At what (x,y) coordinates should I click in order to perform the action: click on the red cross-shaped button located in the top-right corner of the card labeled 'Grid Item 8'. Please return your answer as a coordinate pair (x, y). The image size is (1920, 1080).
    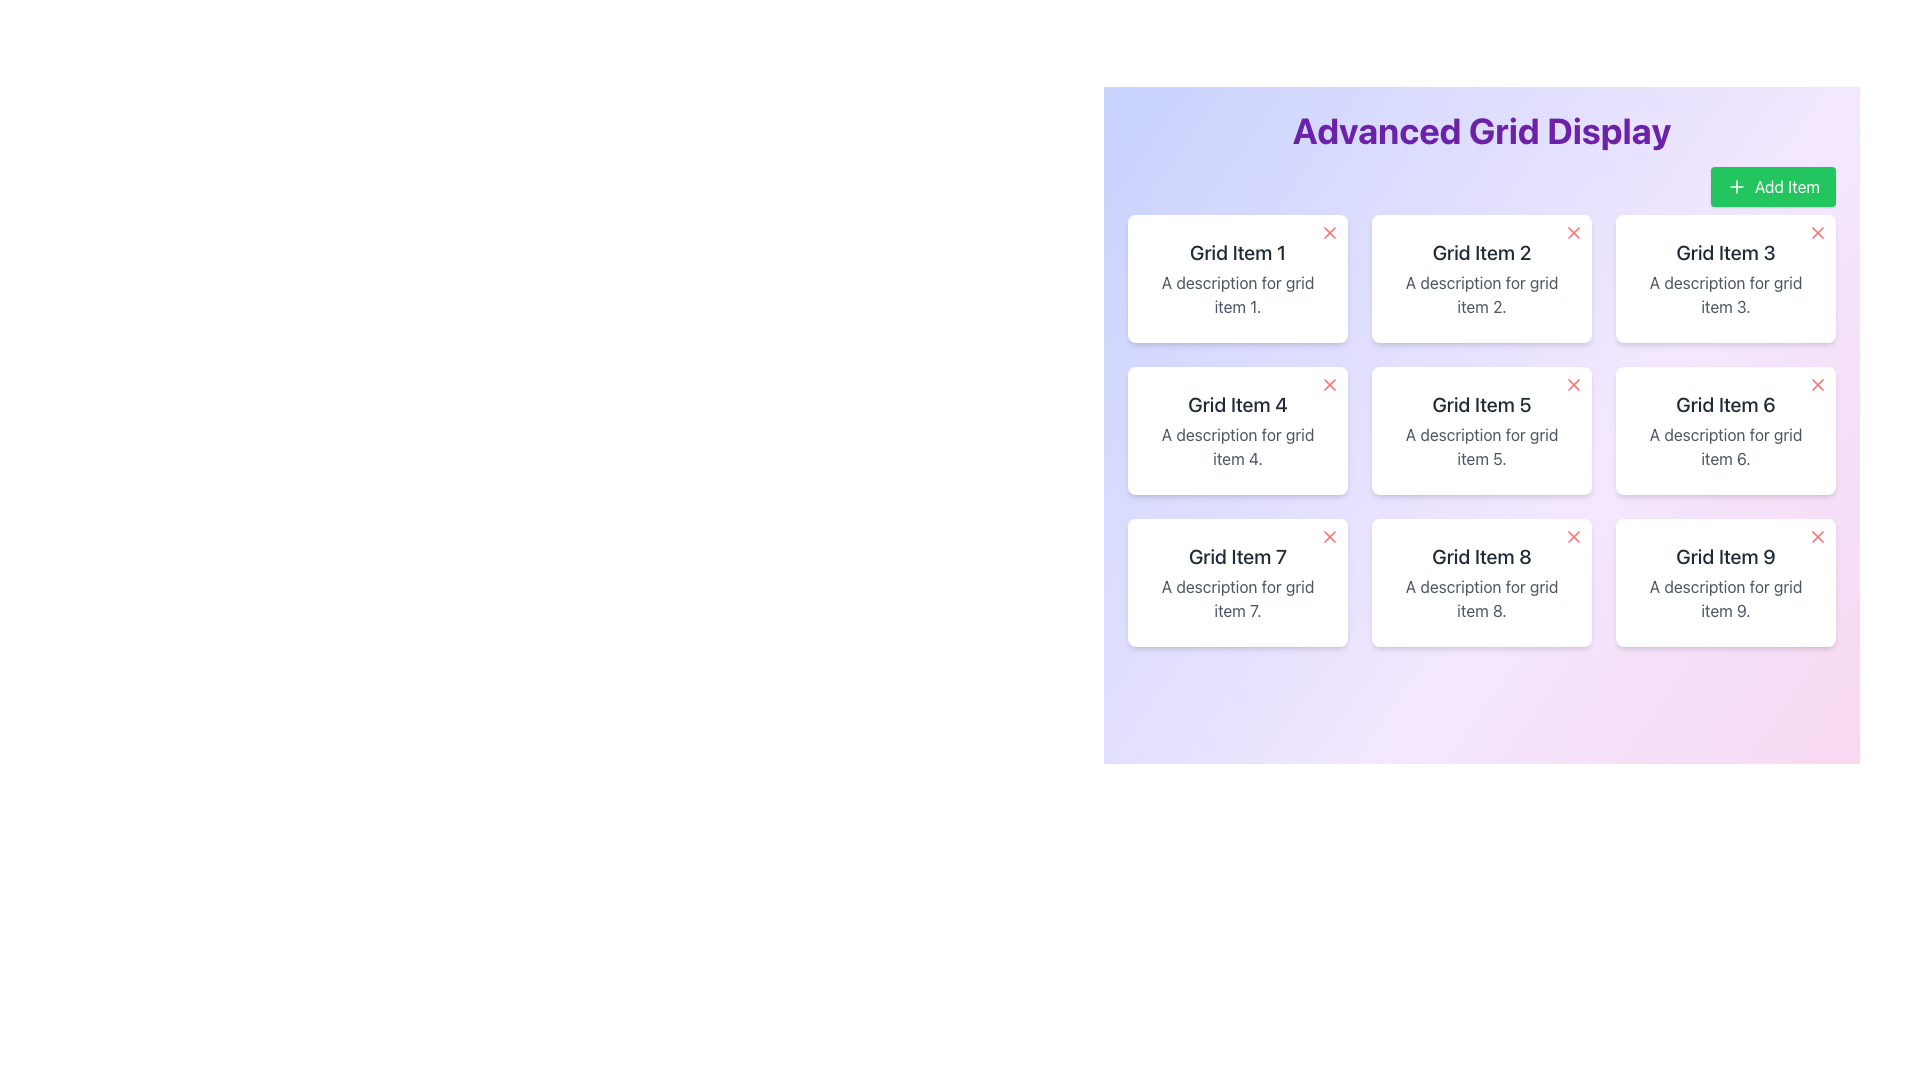
    Looking at the image, I should click on (1573, 535).